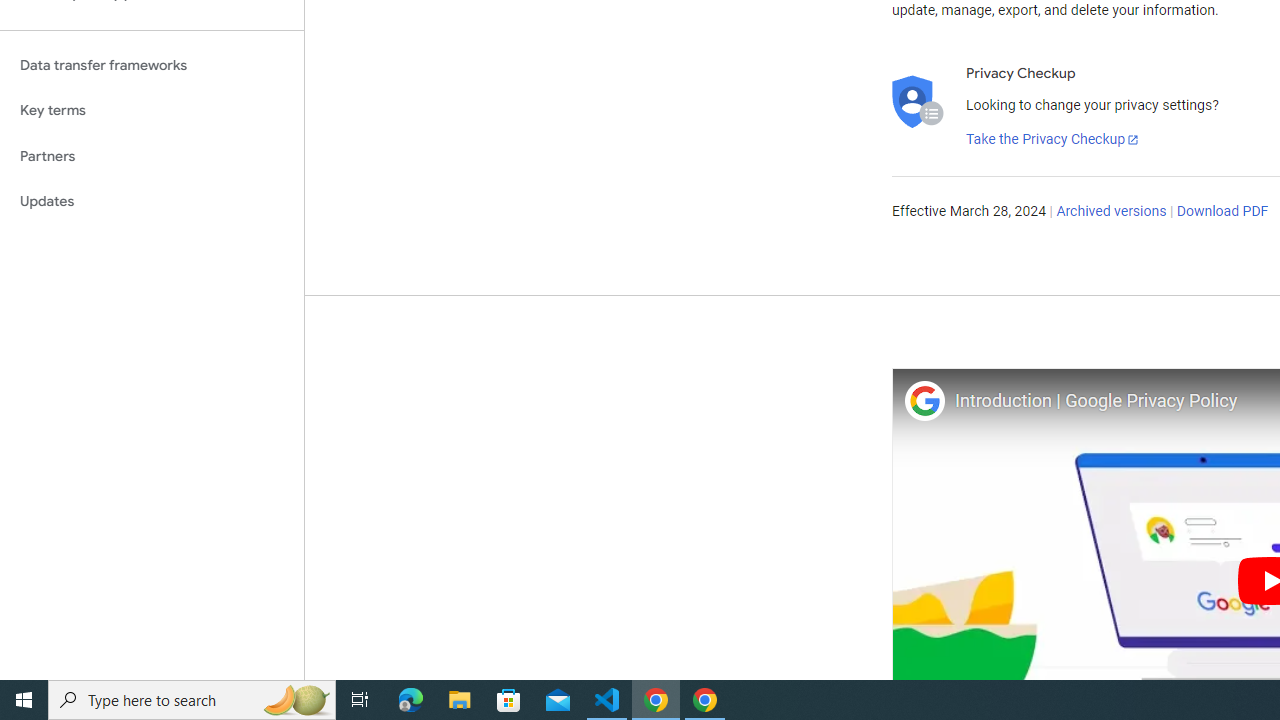 The image size is (1280, 720). Describe the element at coordinates (1052, 139) in the screenshot. I see `'Take the Privacy Checkup'` at that location.